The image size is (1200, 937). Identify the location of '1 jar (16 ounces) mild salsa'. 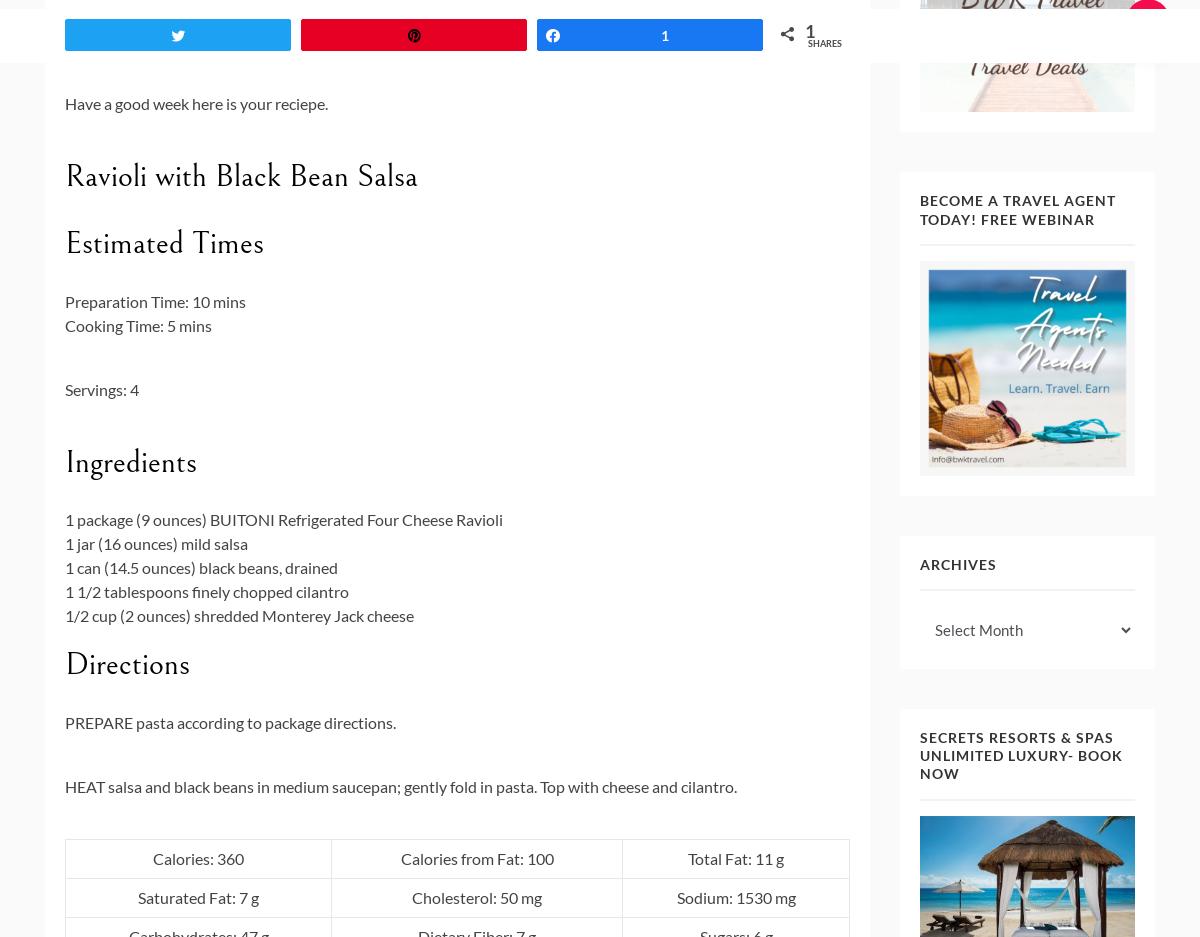
(65, 543).